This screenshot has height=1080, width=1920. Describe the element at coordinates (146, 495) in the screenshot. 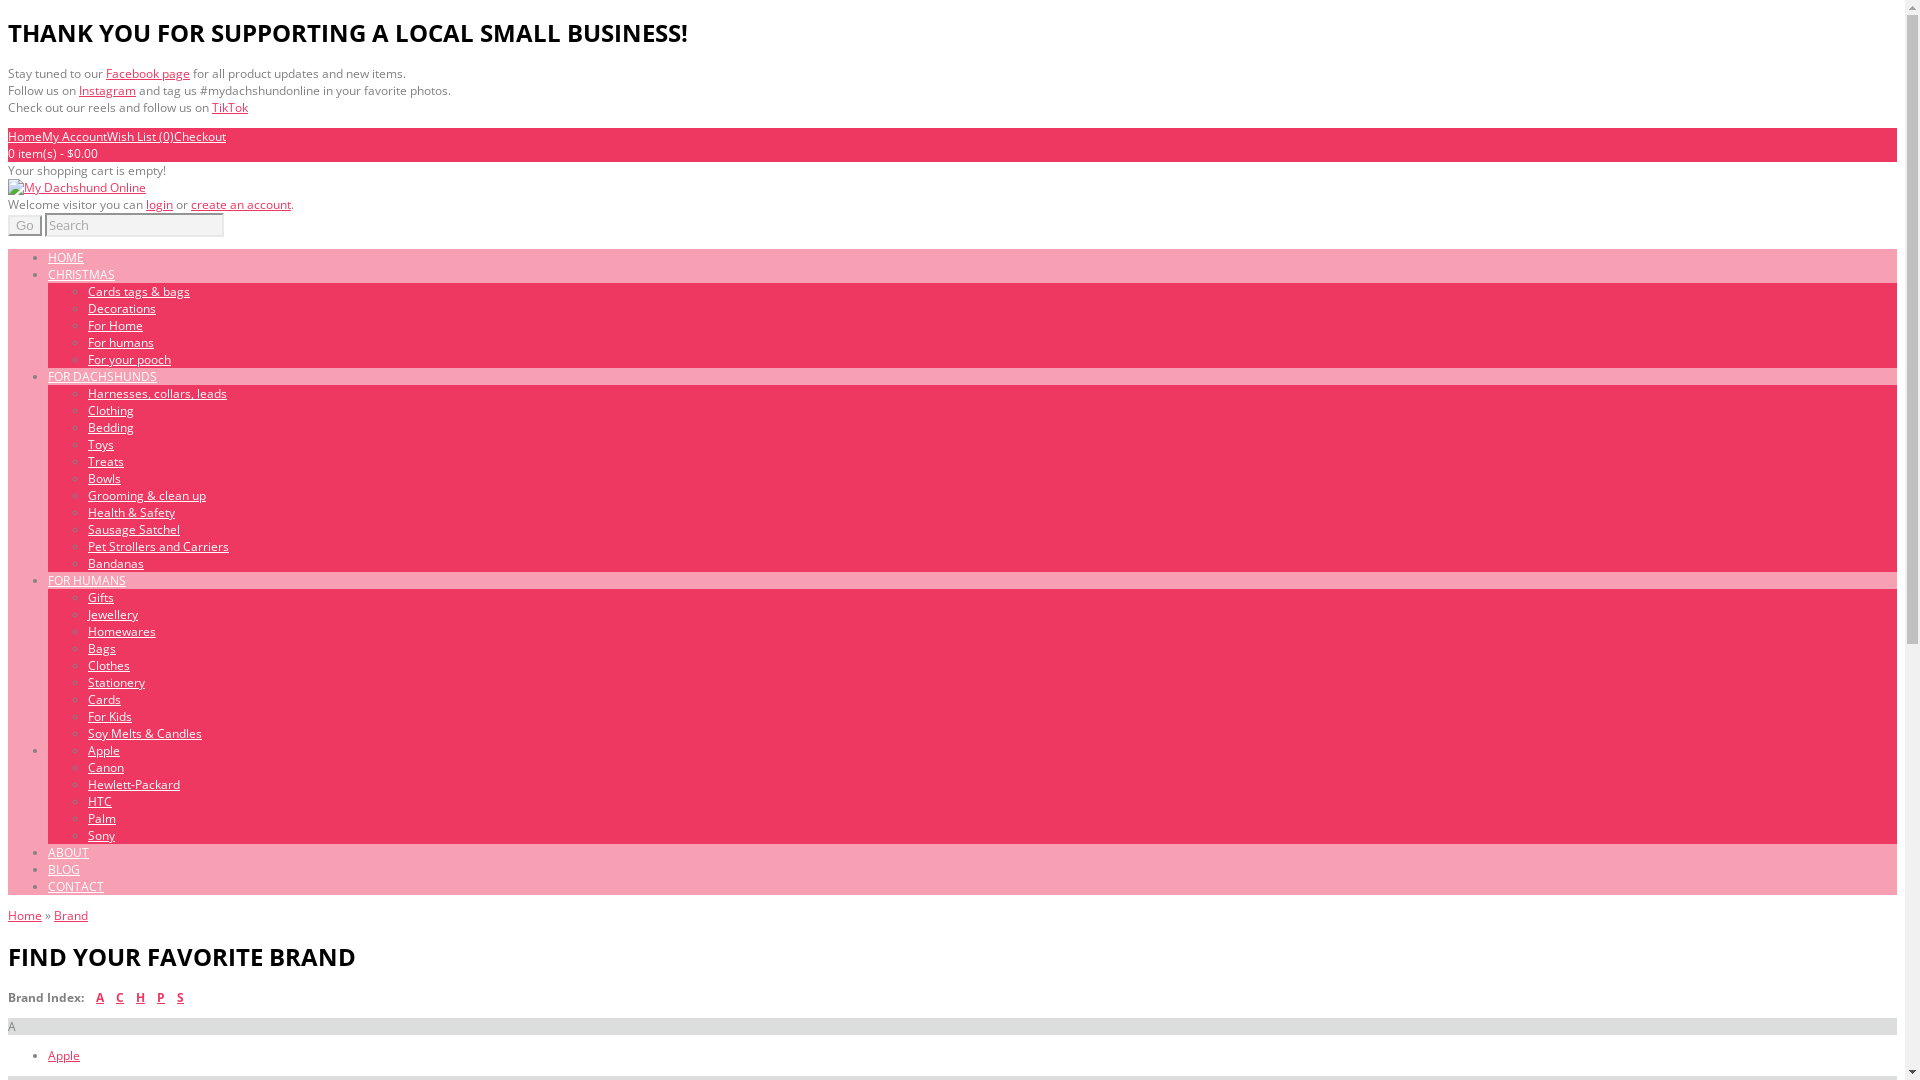

I see `'Grooming & clean up'` at that location.